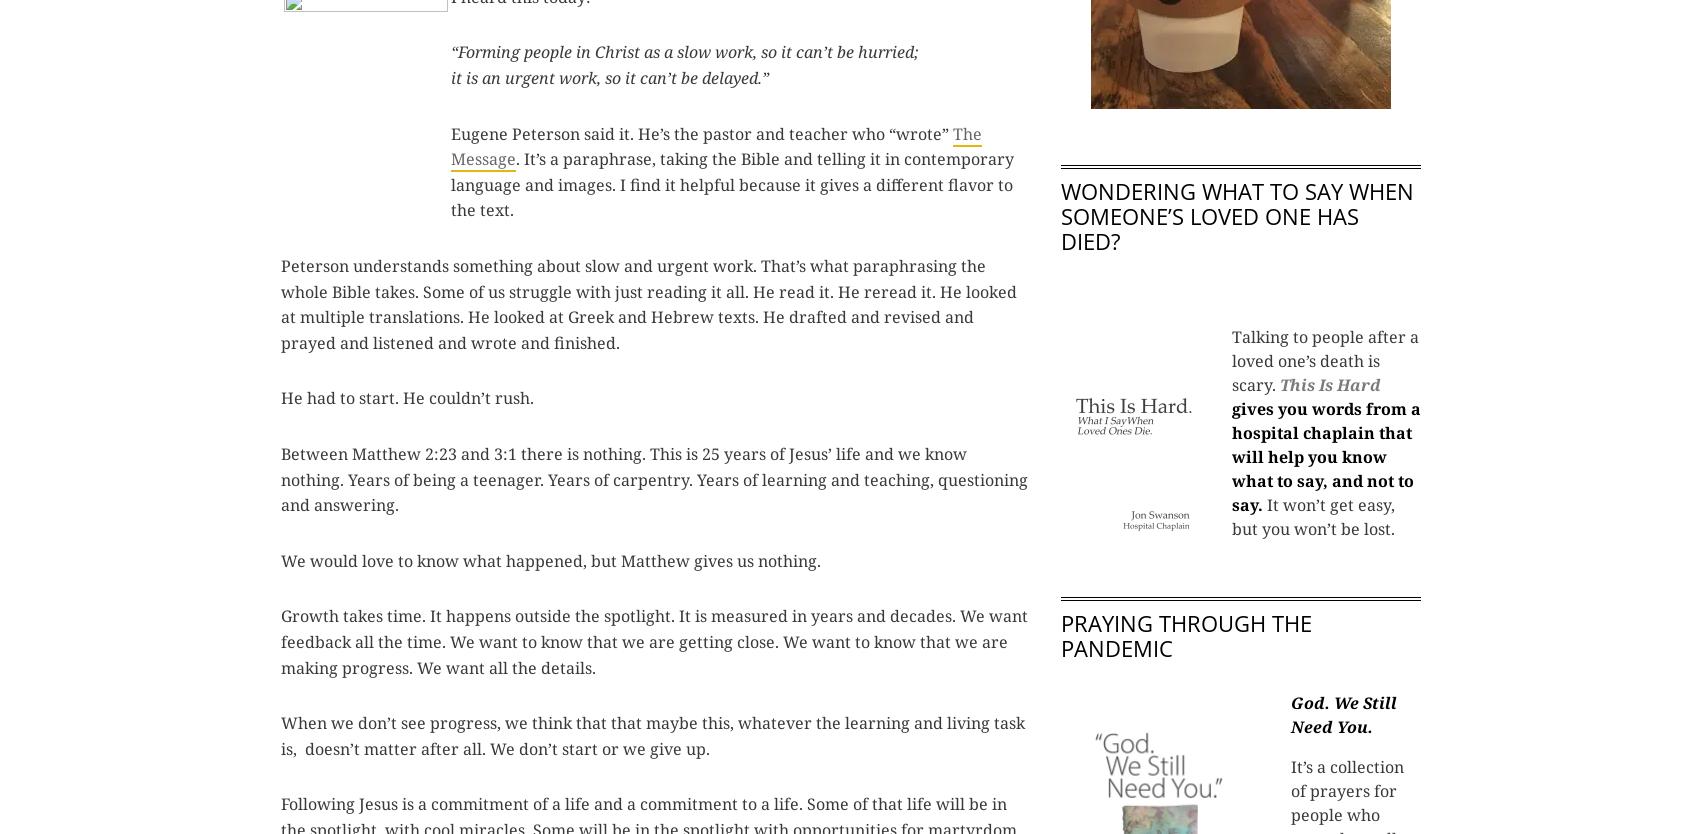  I want to click on 'Eugene Peterson said it. He’s the pastor and teacher who “wrote”', so click(702, 132).